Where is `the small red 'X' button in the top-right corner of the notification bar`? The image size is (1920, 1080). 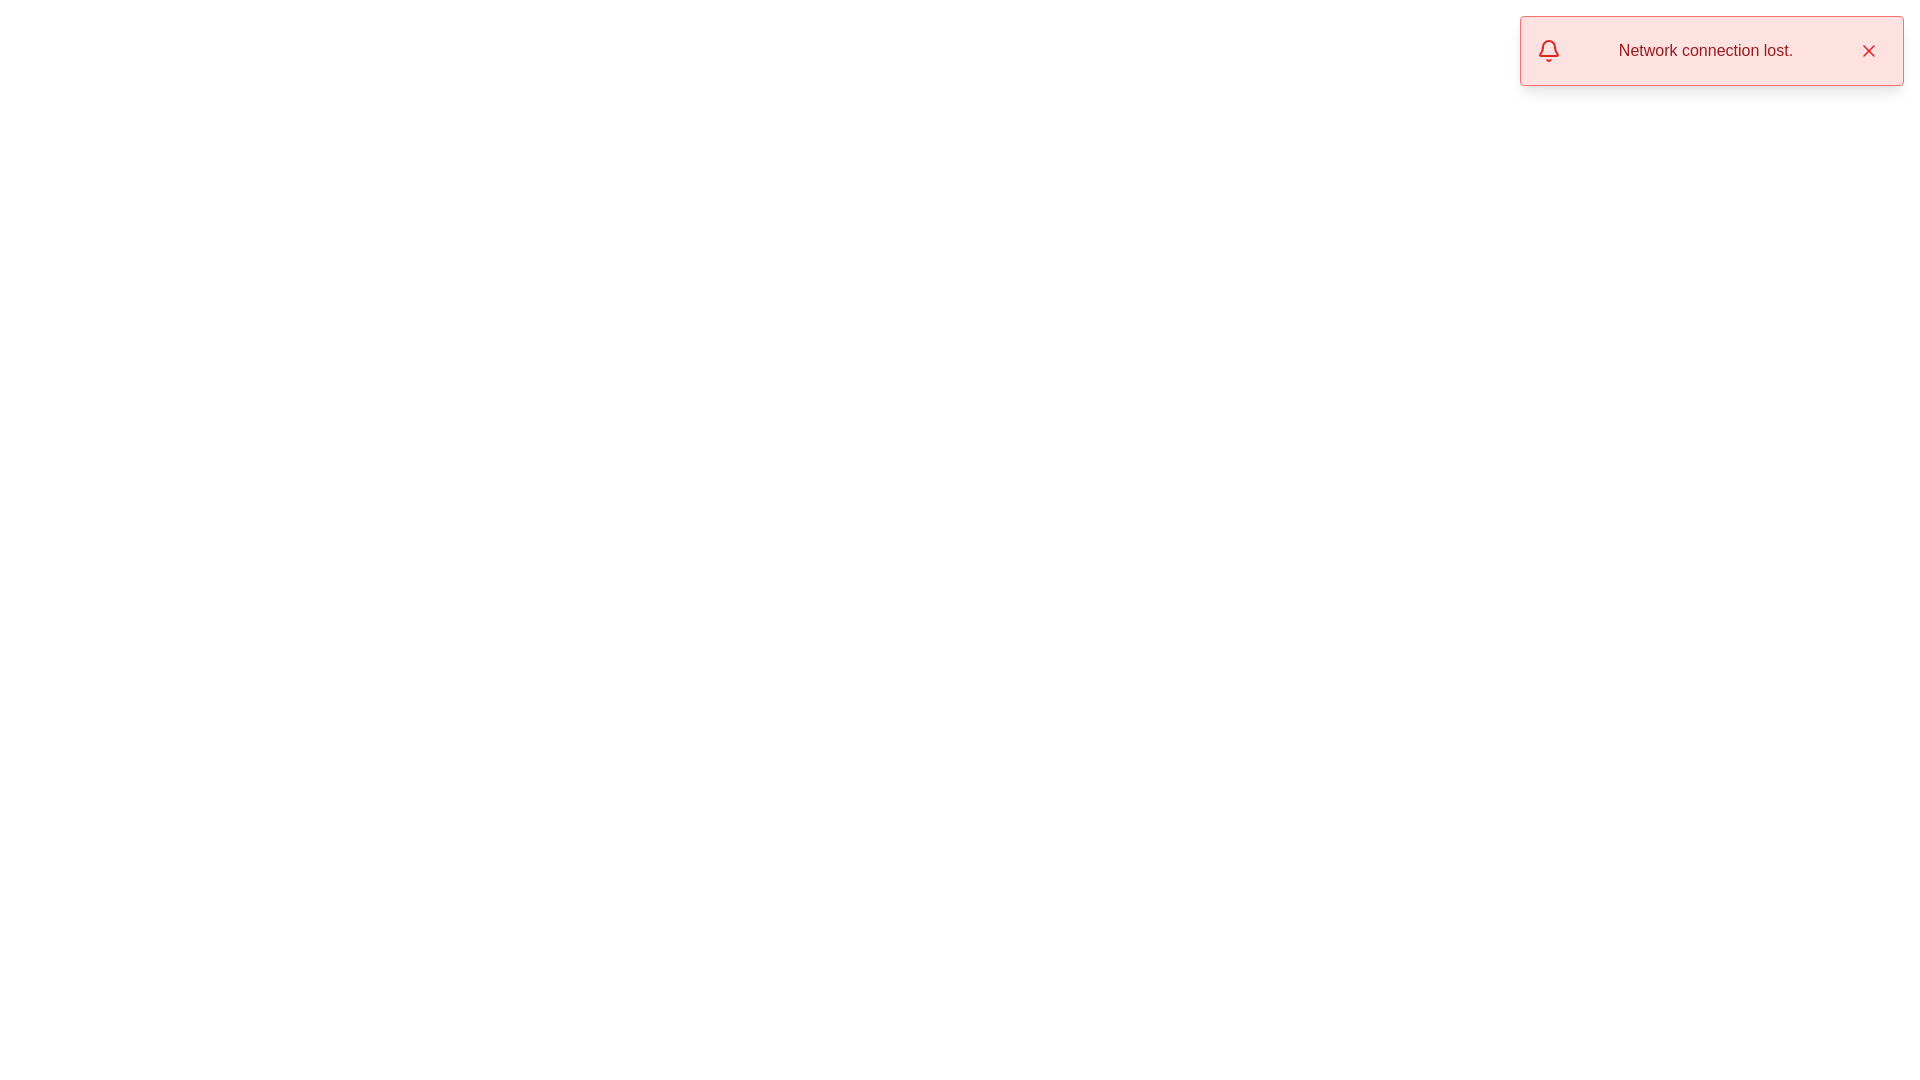
the small red 'X' button in the top-right corner of the notification bar is located at coordinates (1867, 49).